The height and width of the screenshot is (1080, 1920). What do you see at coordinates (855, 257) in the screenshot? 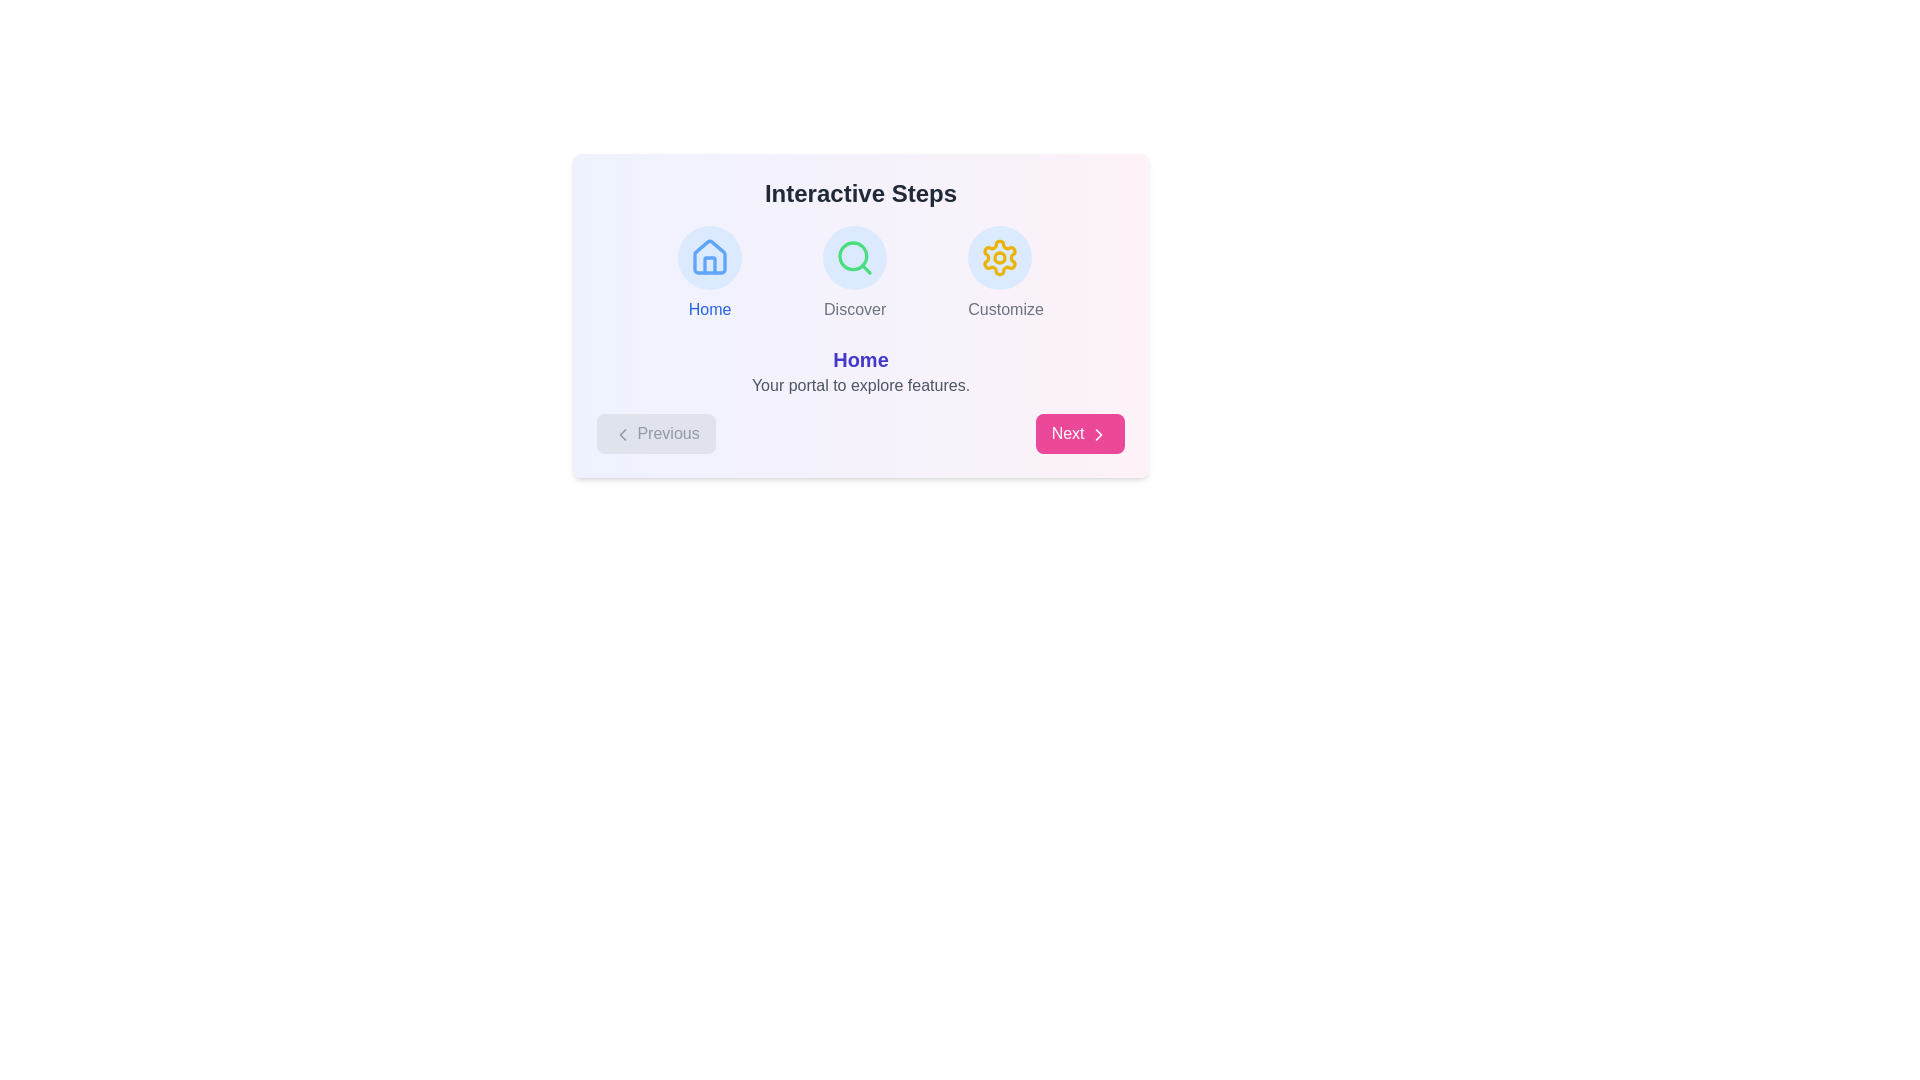
I see `the visual design of the circular icon with a light blue background and a green magnifying glass symbol, located in the middle of the 'Discover' section between 'Home' and 'Customize'` at bounding box center [855, 257].